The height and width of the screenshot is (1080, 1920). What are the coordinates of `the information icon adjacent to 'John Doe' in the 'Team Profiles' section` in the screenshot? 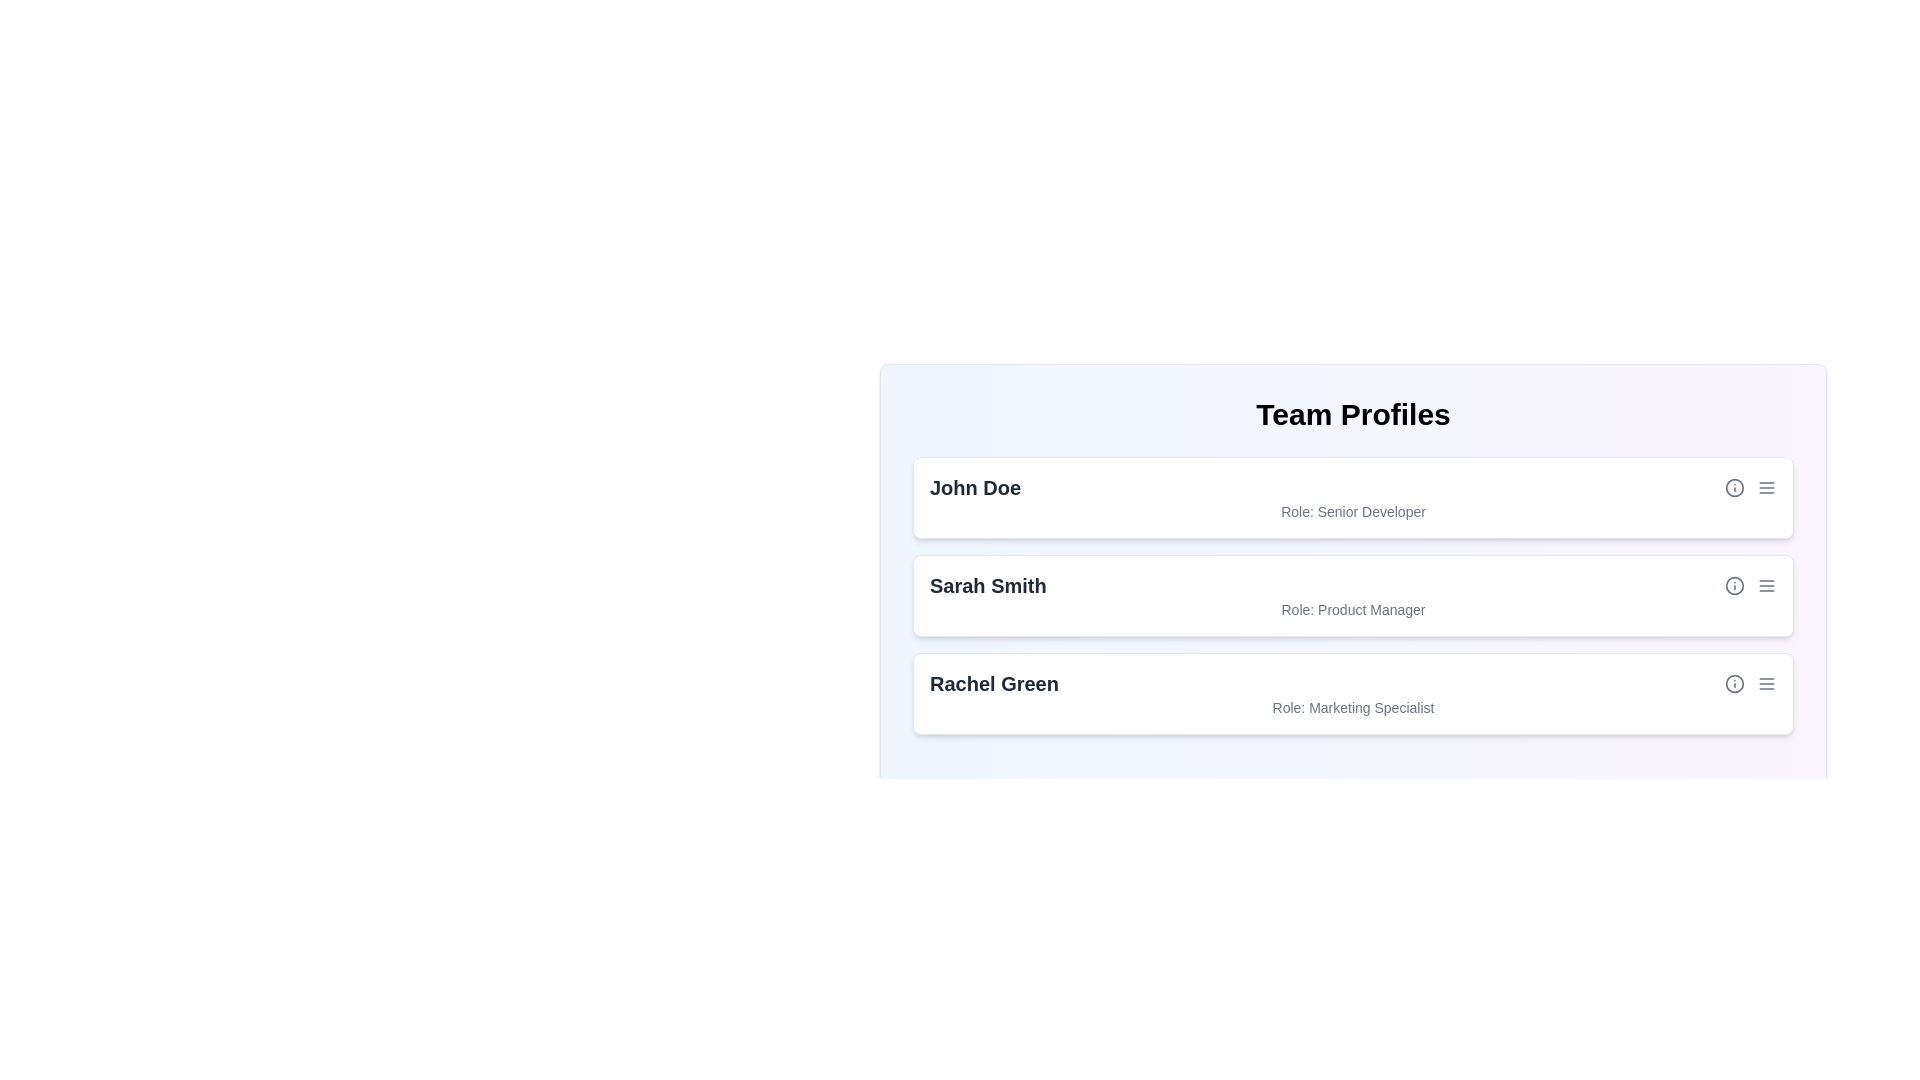 It's located at (1733, 488).